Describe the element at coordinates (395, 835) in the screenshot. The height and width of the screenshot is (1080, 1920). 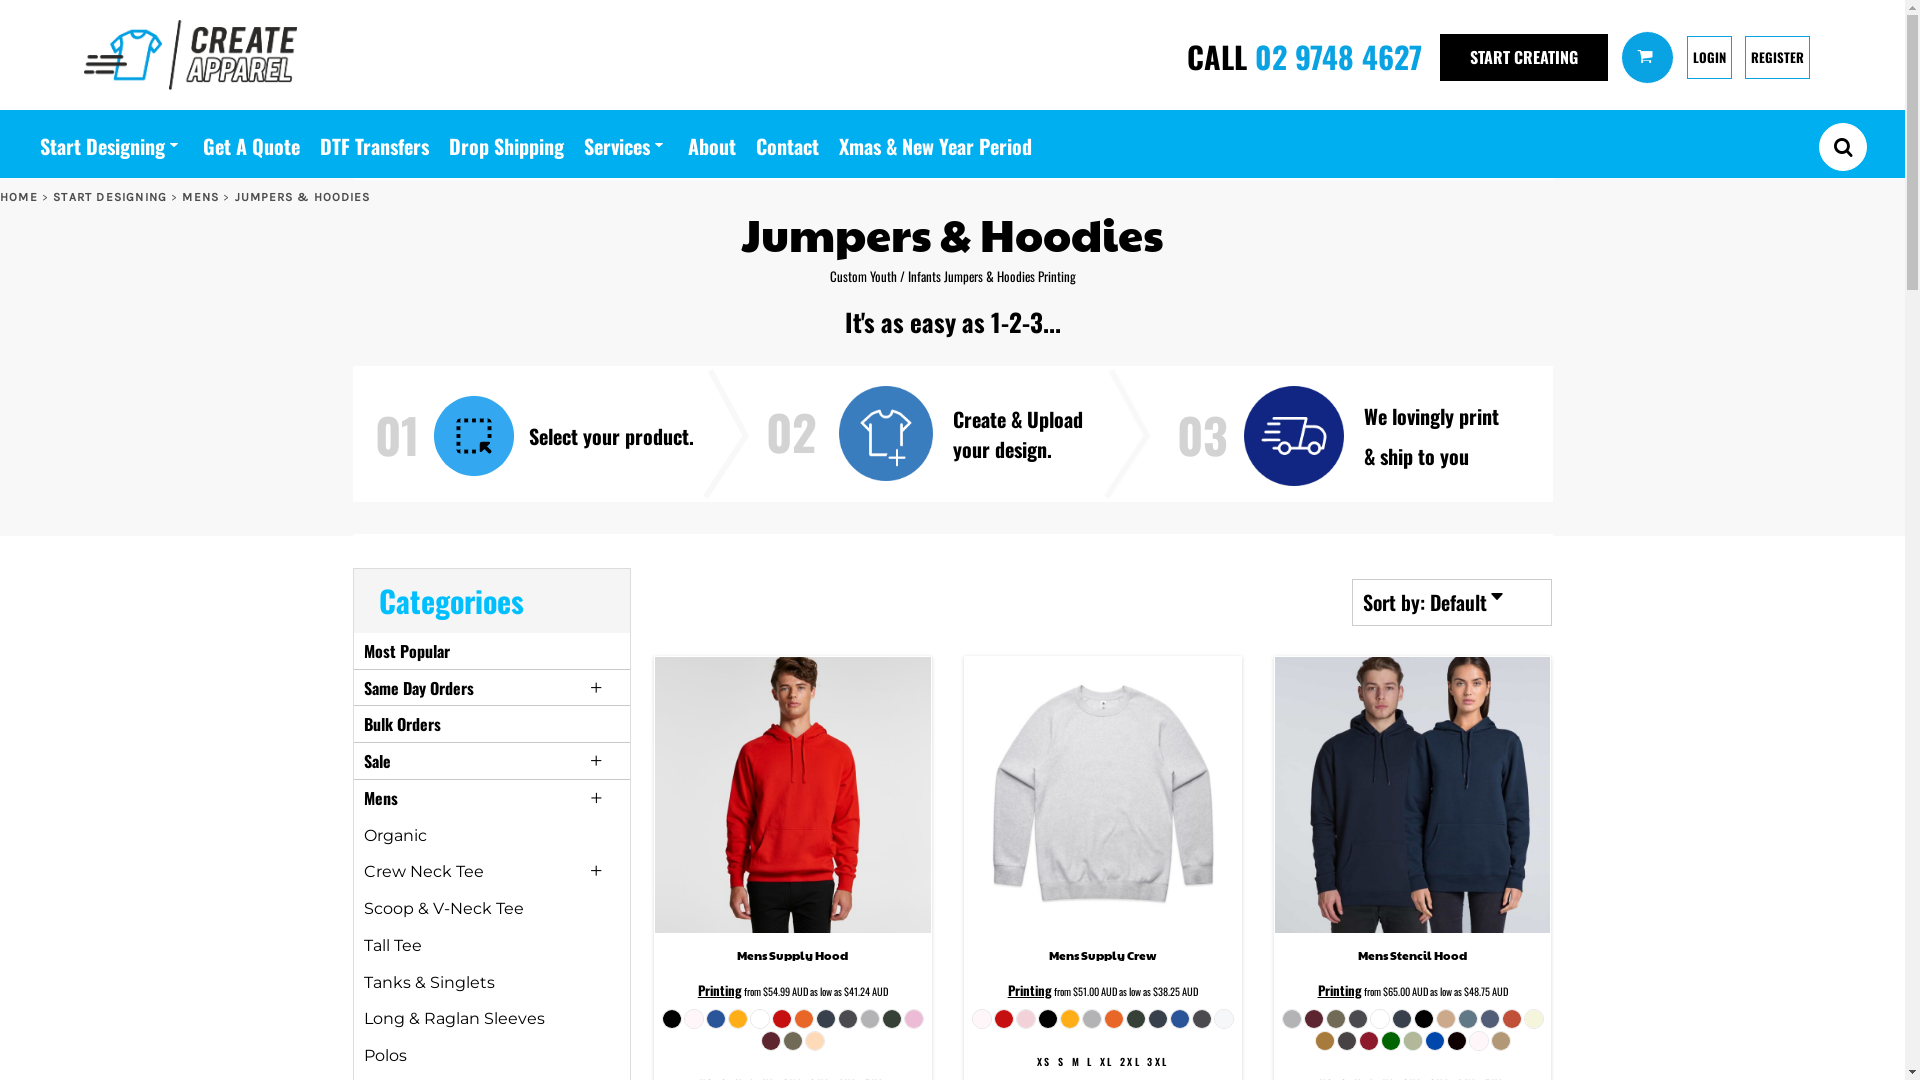
I see `'Organic'` at that location.